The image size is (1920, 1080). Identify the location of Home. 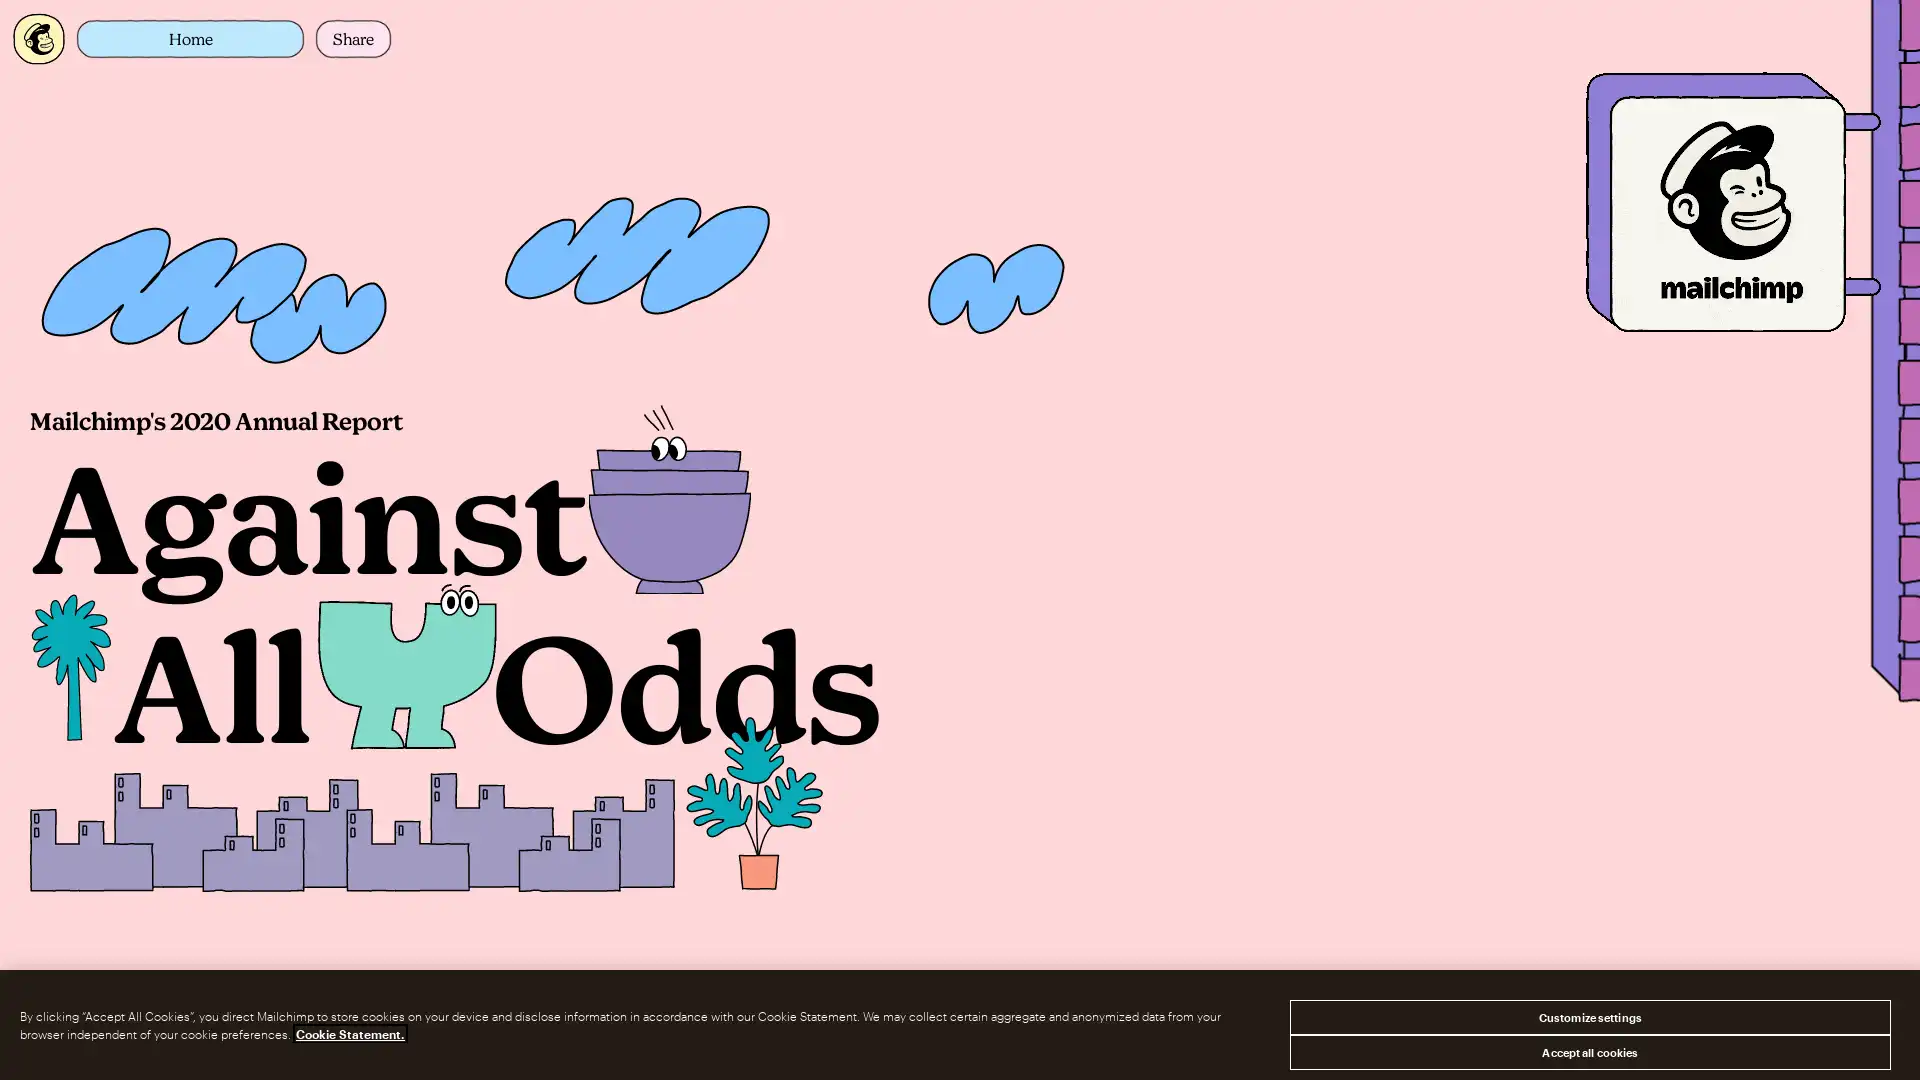
(190, 38).